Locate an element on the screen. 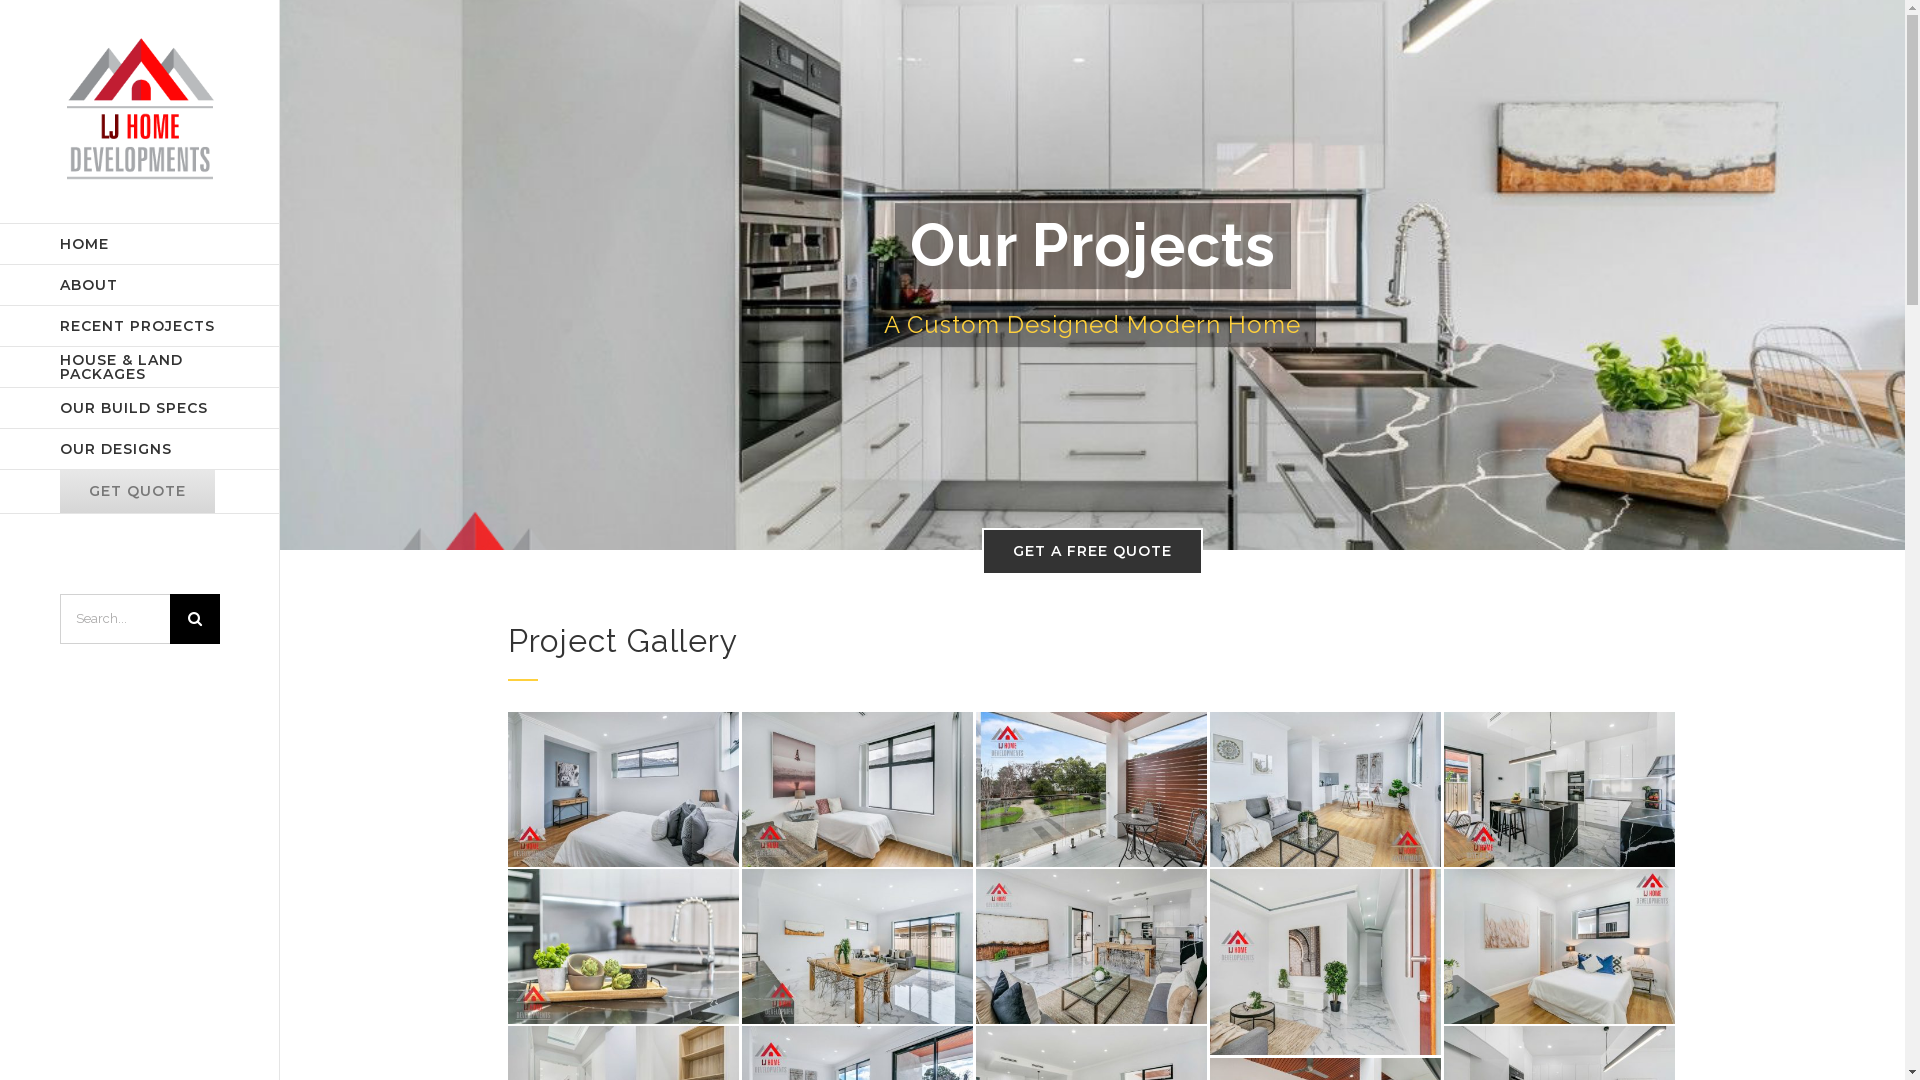 The width and height of the screenshot is (1920, 1080). 'HOUSE & LAND PACKAGES' is located at coordinates (138, 367).